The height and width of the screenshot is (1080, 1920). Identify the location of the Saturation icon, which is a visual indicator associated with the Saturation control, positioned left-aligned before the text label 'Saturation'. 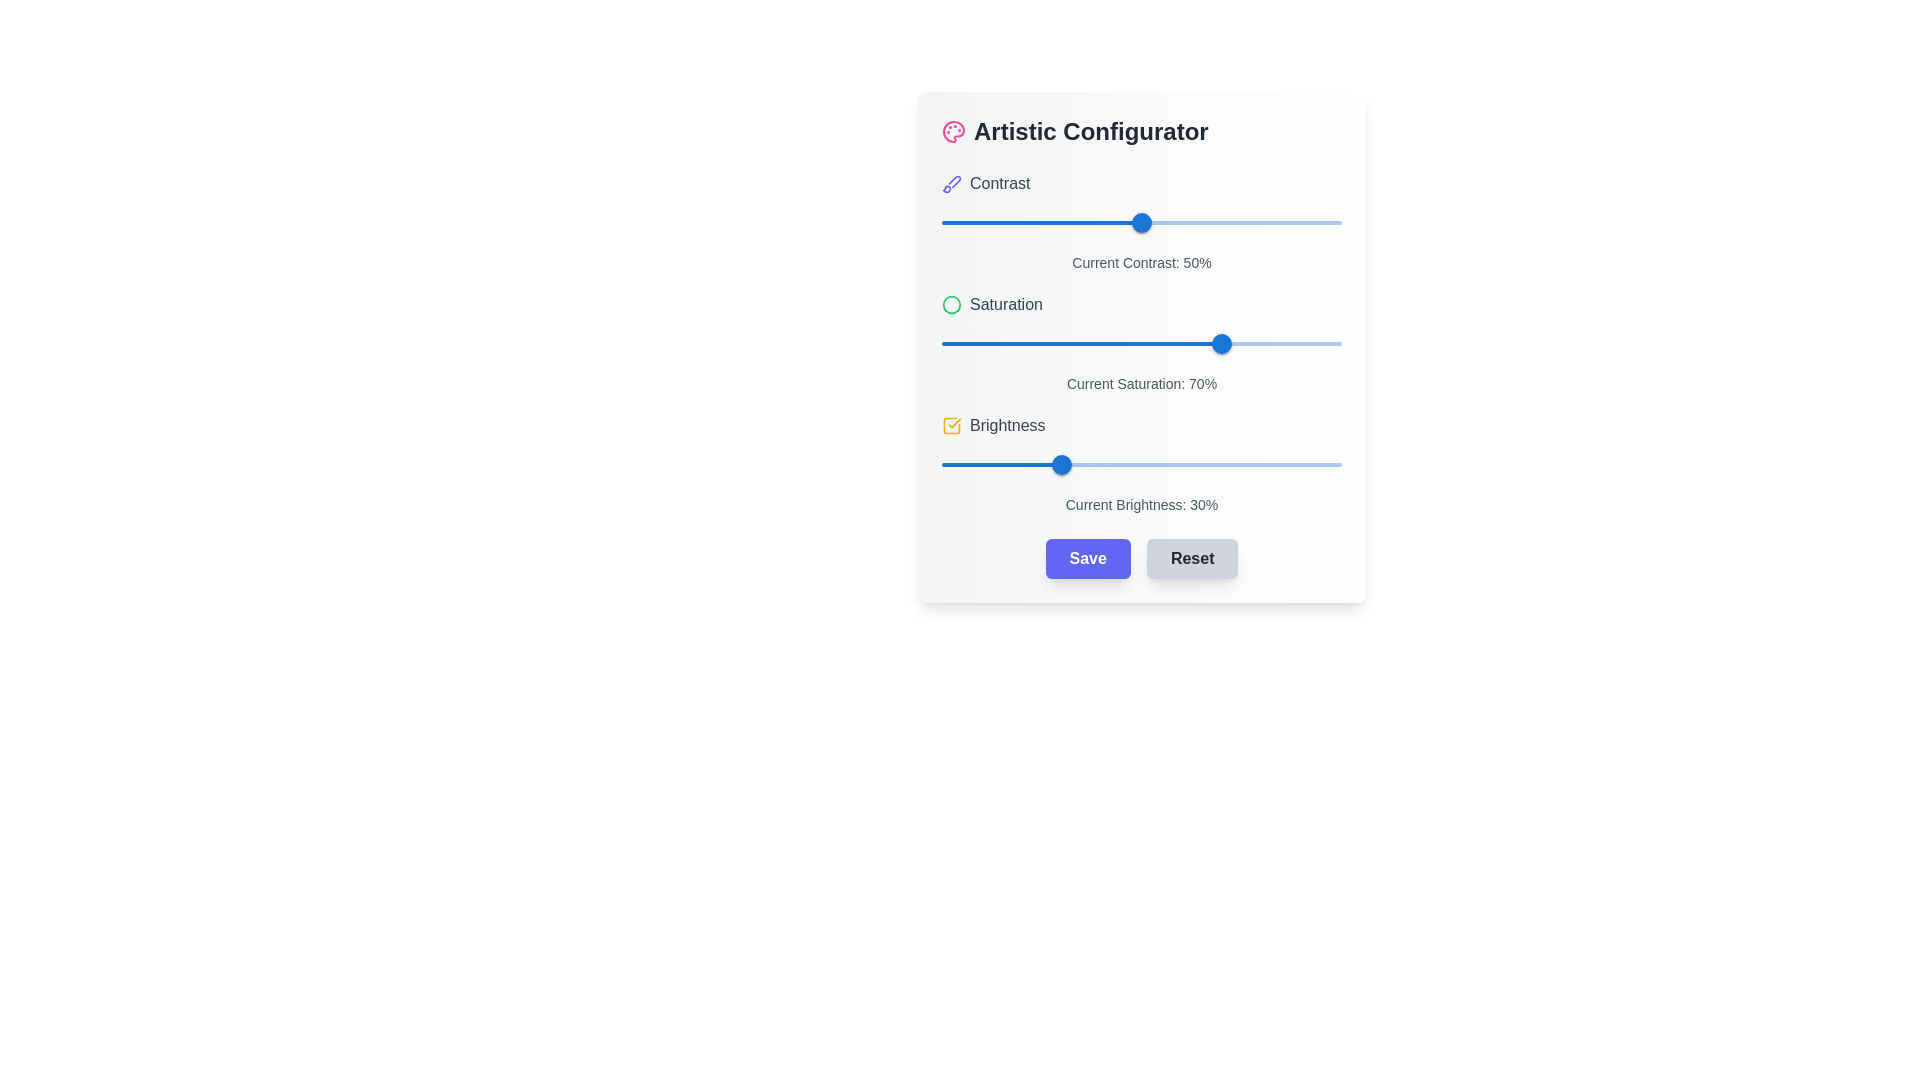
(950, 304).